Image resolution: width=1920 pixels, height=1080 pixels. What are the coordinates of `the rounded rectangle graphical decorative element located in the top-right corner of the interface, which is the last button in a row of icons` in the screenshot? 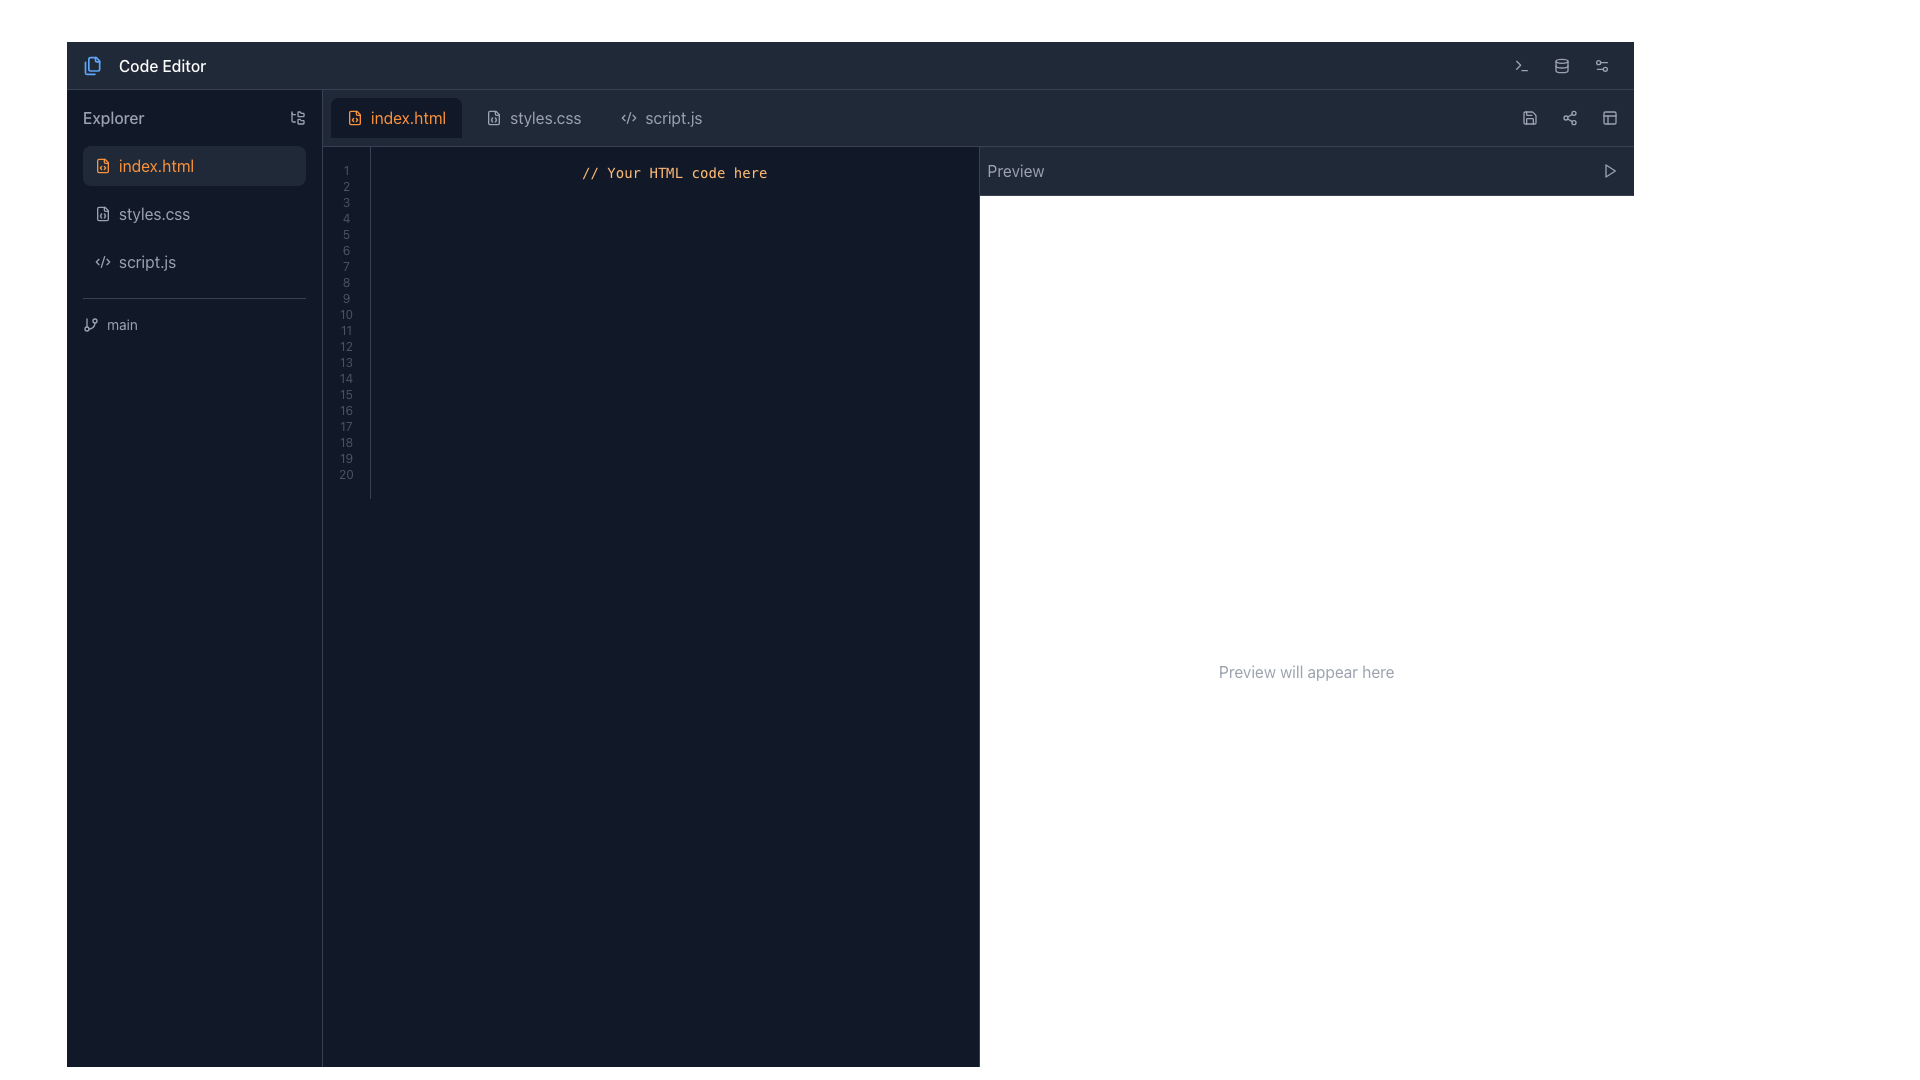 It's located at (1609, 118).